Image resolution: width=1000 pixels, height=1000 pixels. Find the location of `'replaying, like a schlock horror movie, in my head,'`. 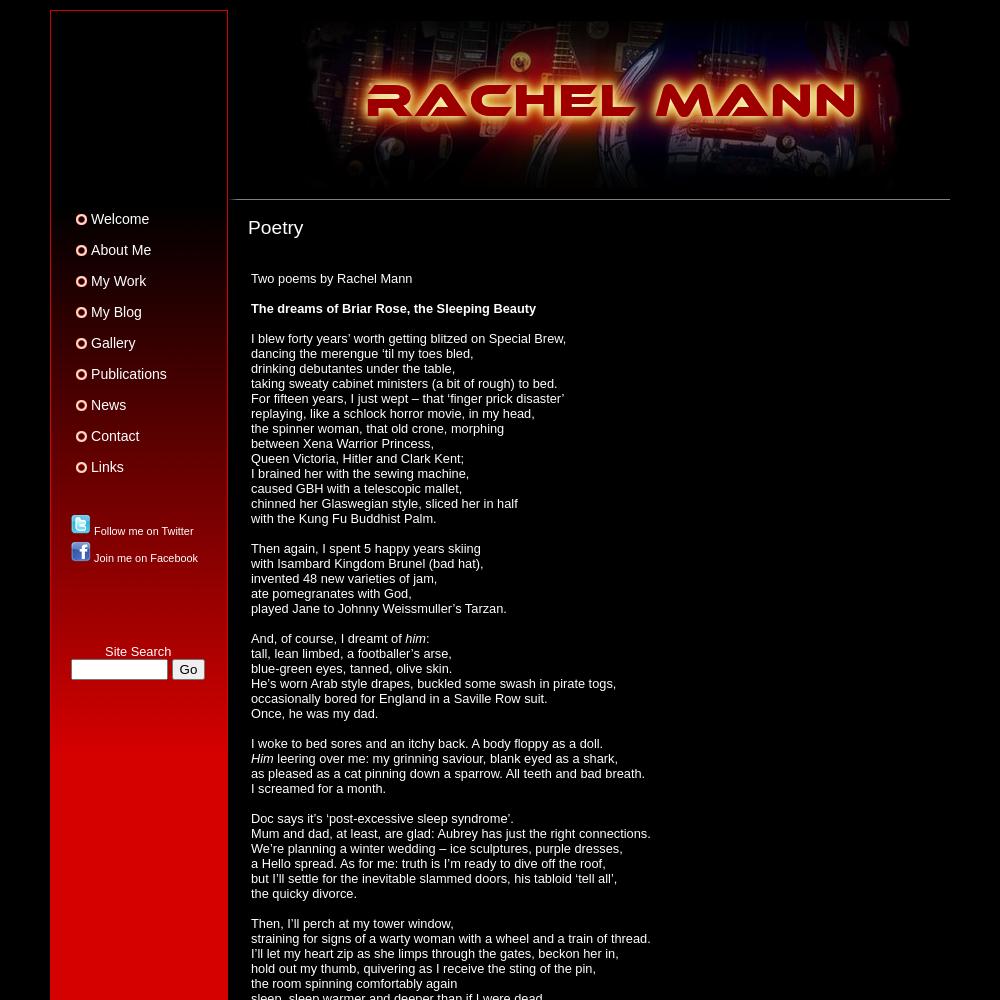

'replaying, like a schlock horror movie, in my head,' is located at coordinates (392, 412).